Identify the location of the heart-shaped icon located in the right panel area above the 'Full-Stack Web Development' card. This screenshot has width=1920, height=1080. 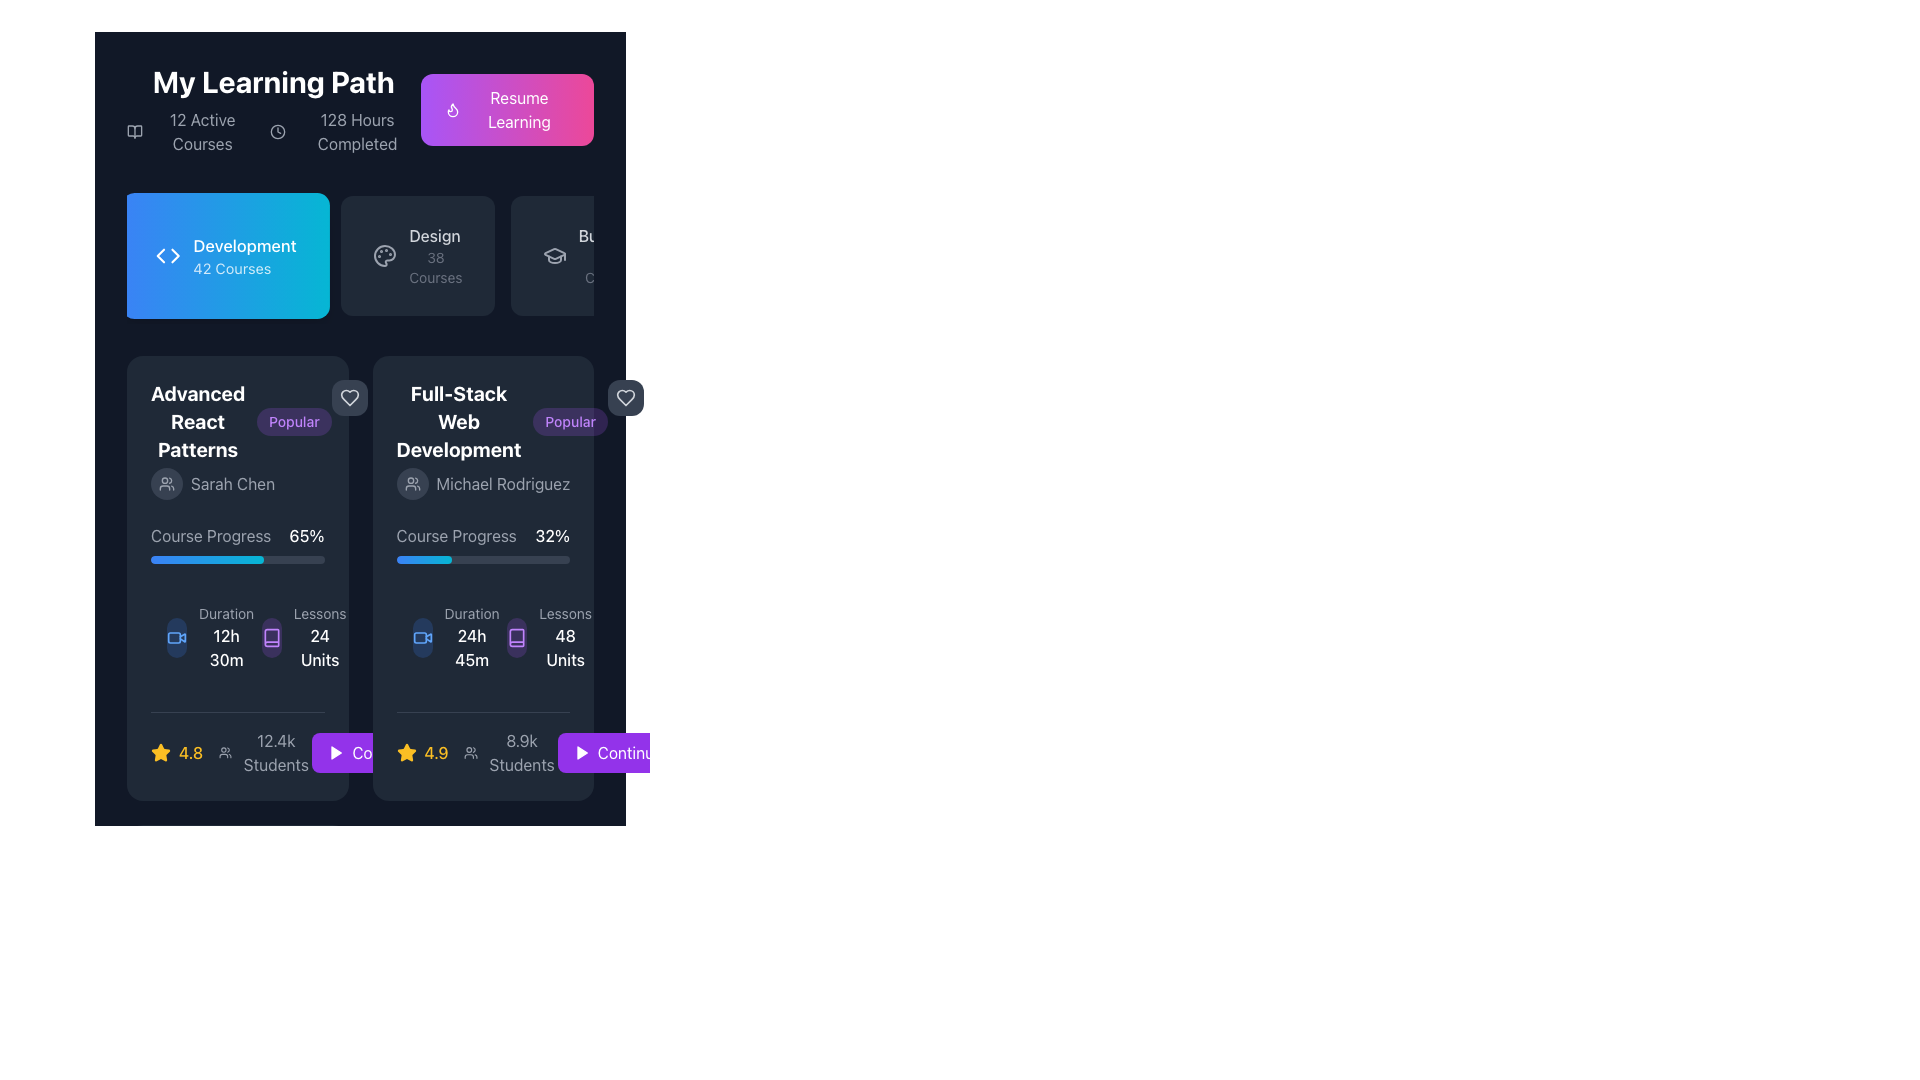
(624, 397).